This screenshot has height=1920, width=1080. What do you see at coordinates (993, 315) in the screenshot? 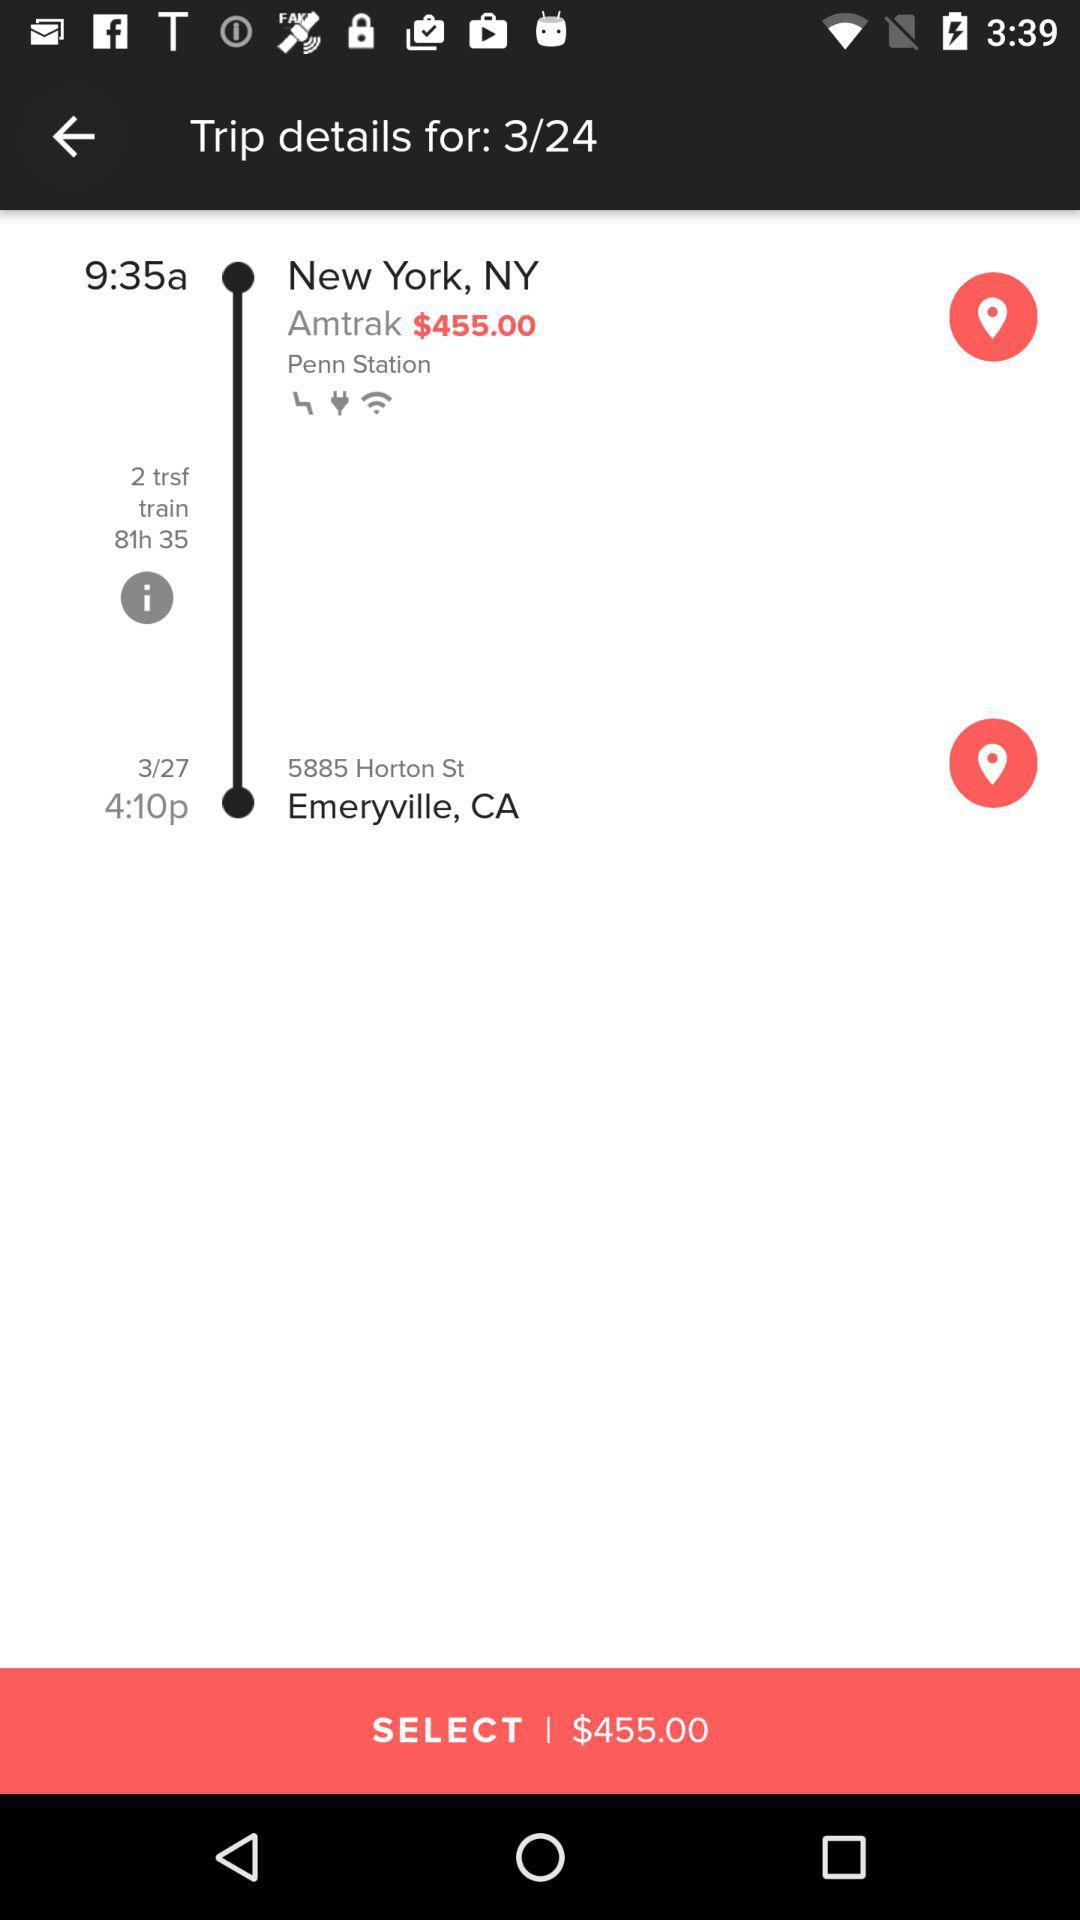
I see `place identity icon` at bounding box center [993, 315].